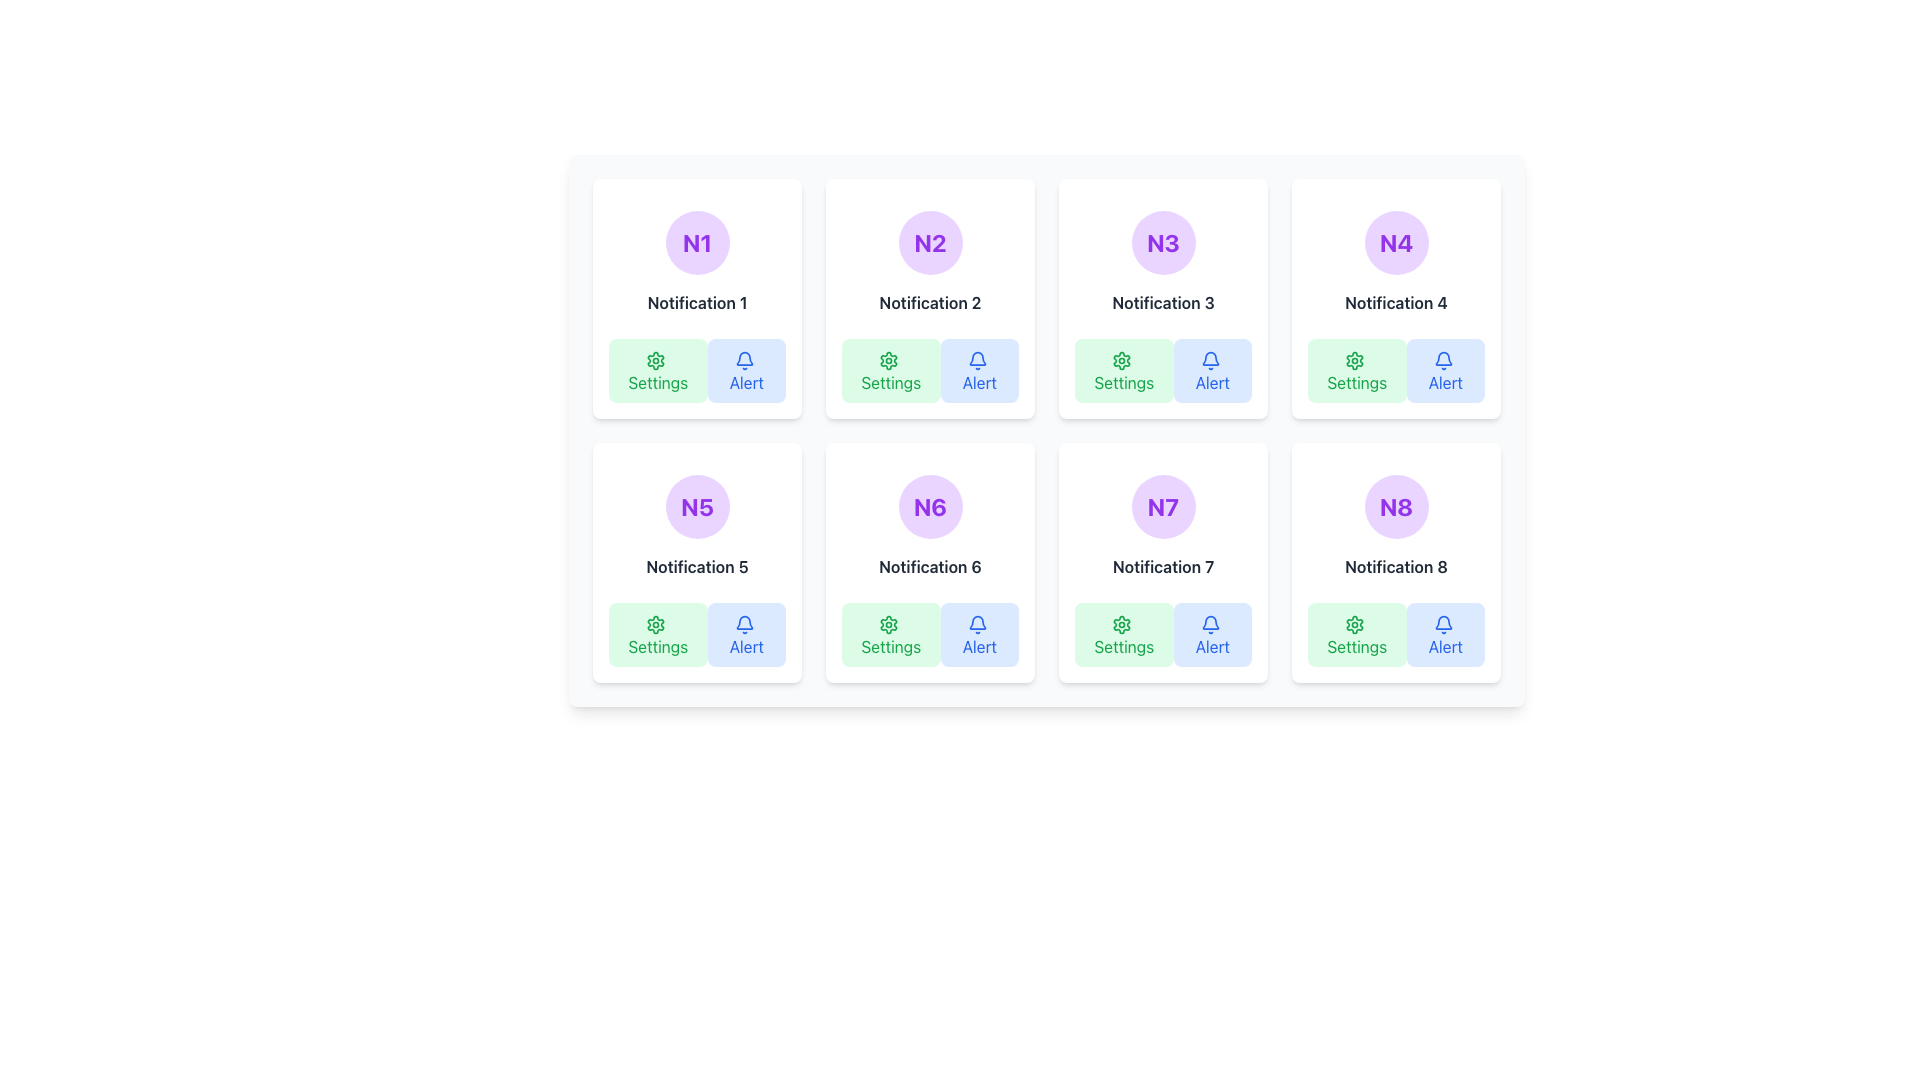 This screenshot has height=1080, width=1920. What do you see at coordinates (1395, 242) in the screenshot?
I see `the informational icon representing 'Notification 4' located in the top row, fourth column of the grid layout` at bounding box center [1395, 242].